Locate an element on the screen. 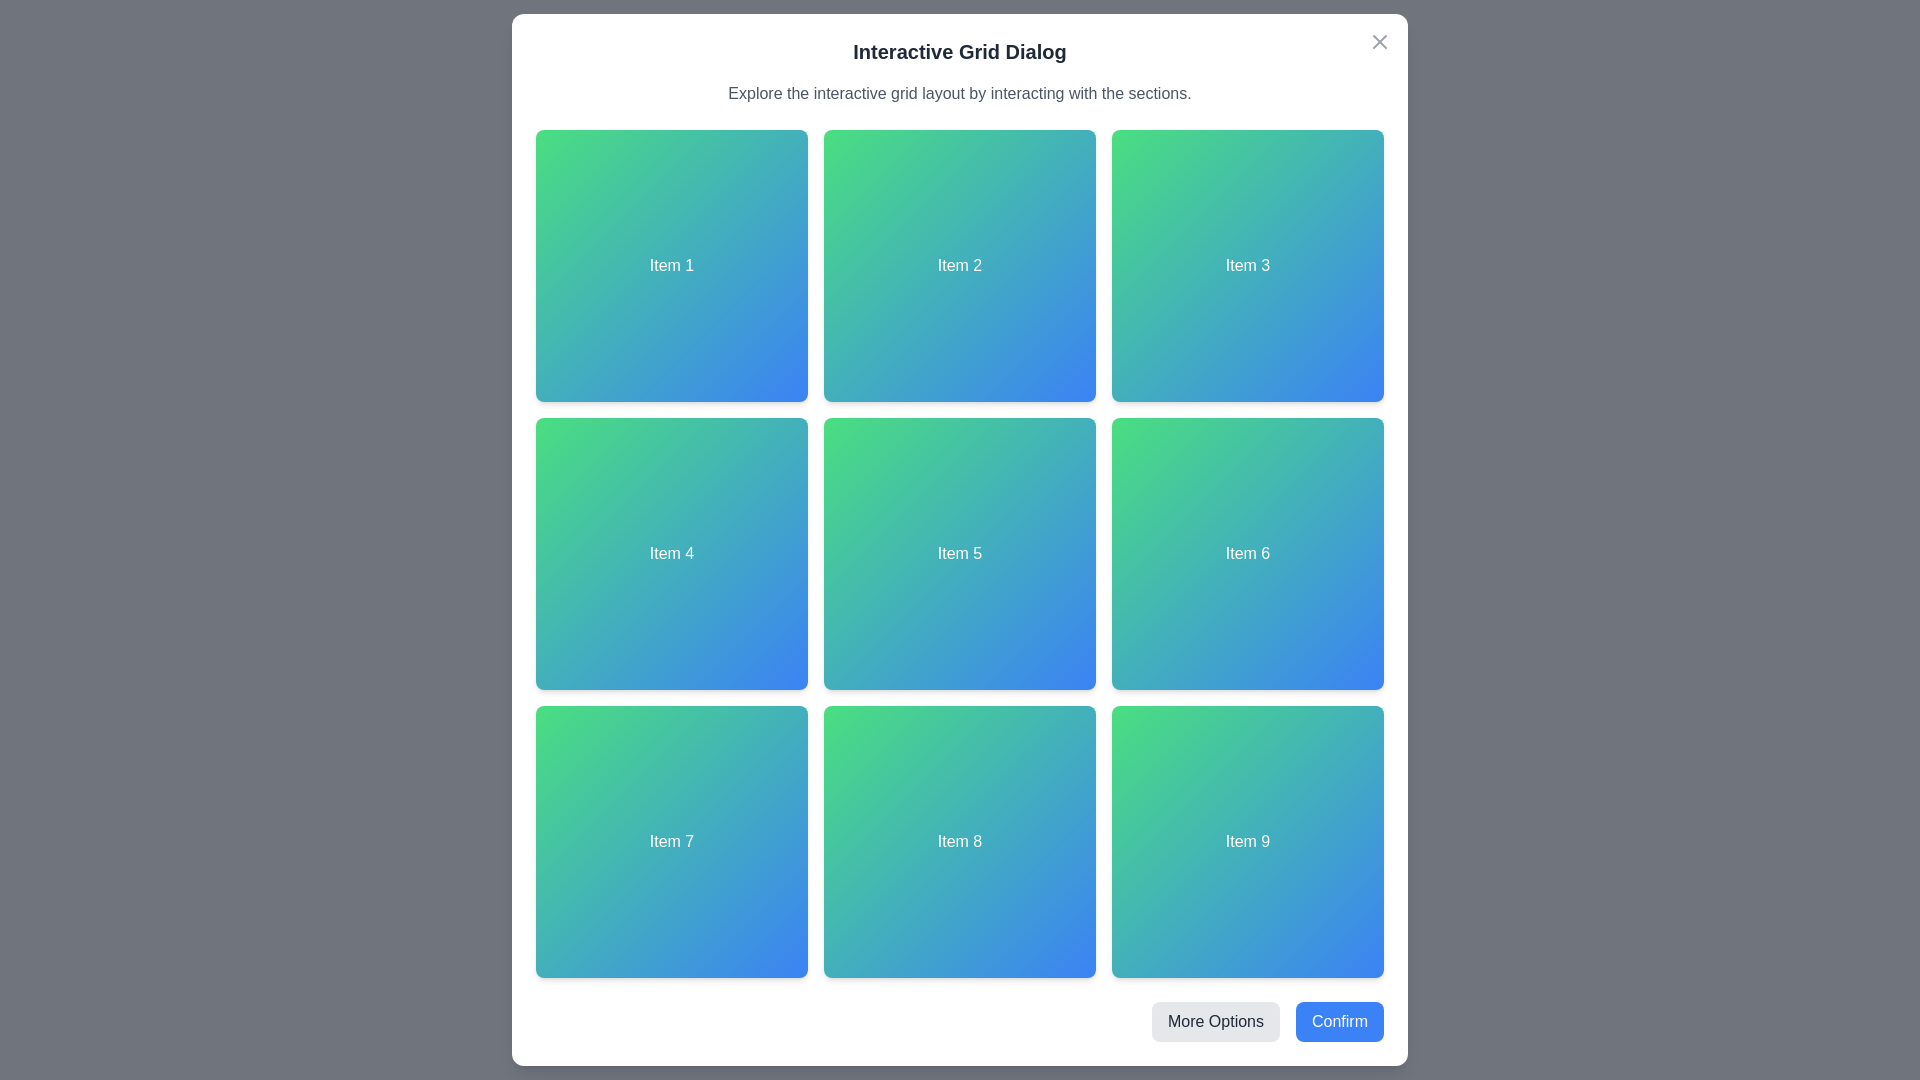 Image resolution: width=1920 pixels, height=1080 pixels. 'More Options' button located at the bottom-right of the dialog is located at coordinates (1214, 1022).